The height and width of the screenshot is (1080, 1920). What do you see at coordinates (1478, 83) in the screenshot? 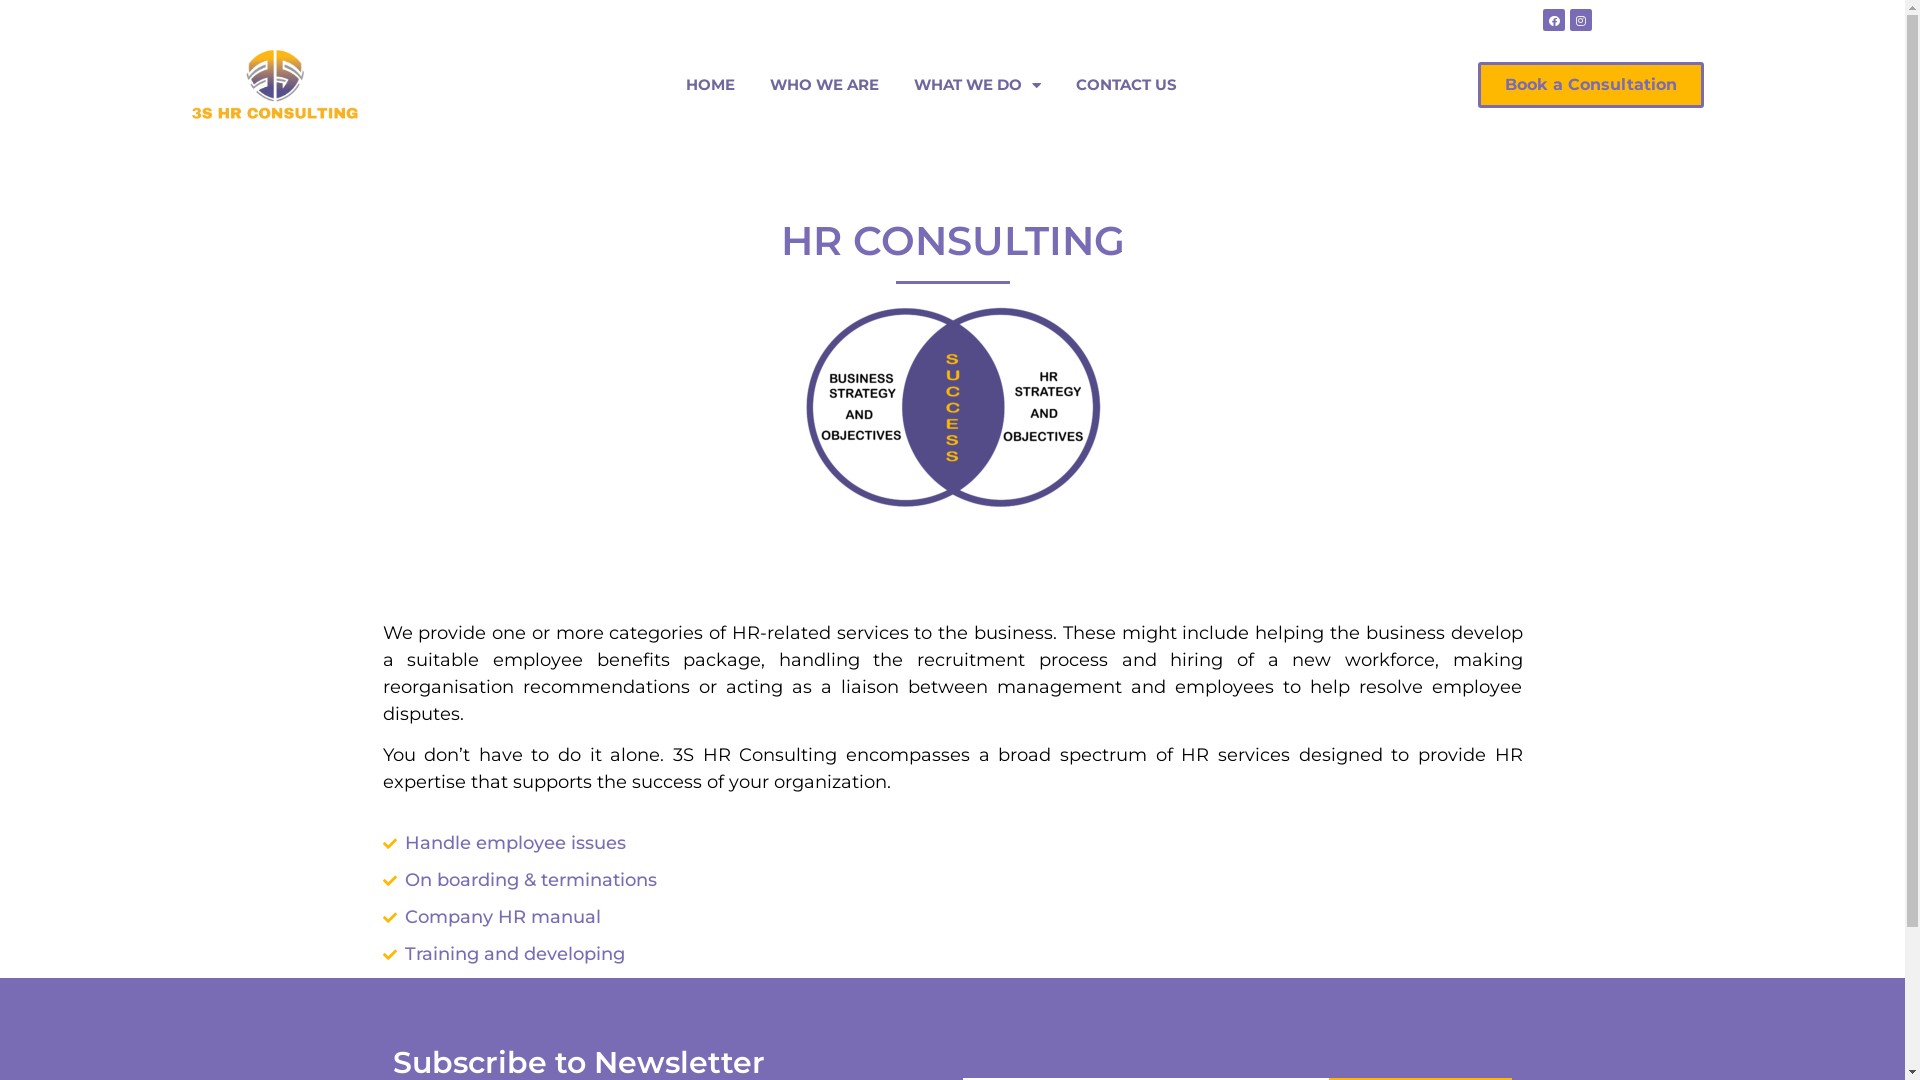
I see `'Book a Consultation'` at bounding box center [1478, 83].